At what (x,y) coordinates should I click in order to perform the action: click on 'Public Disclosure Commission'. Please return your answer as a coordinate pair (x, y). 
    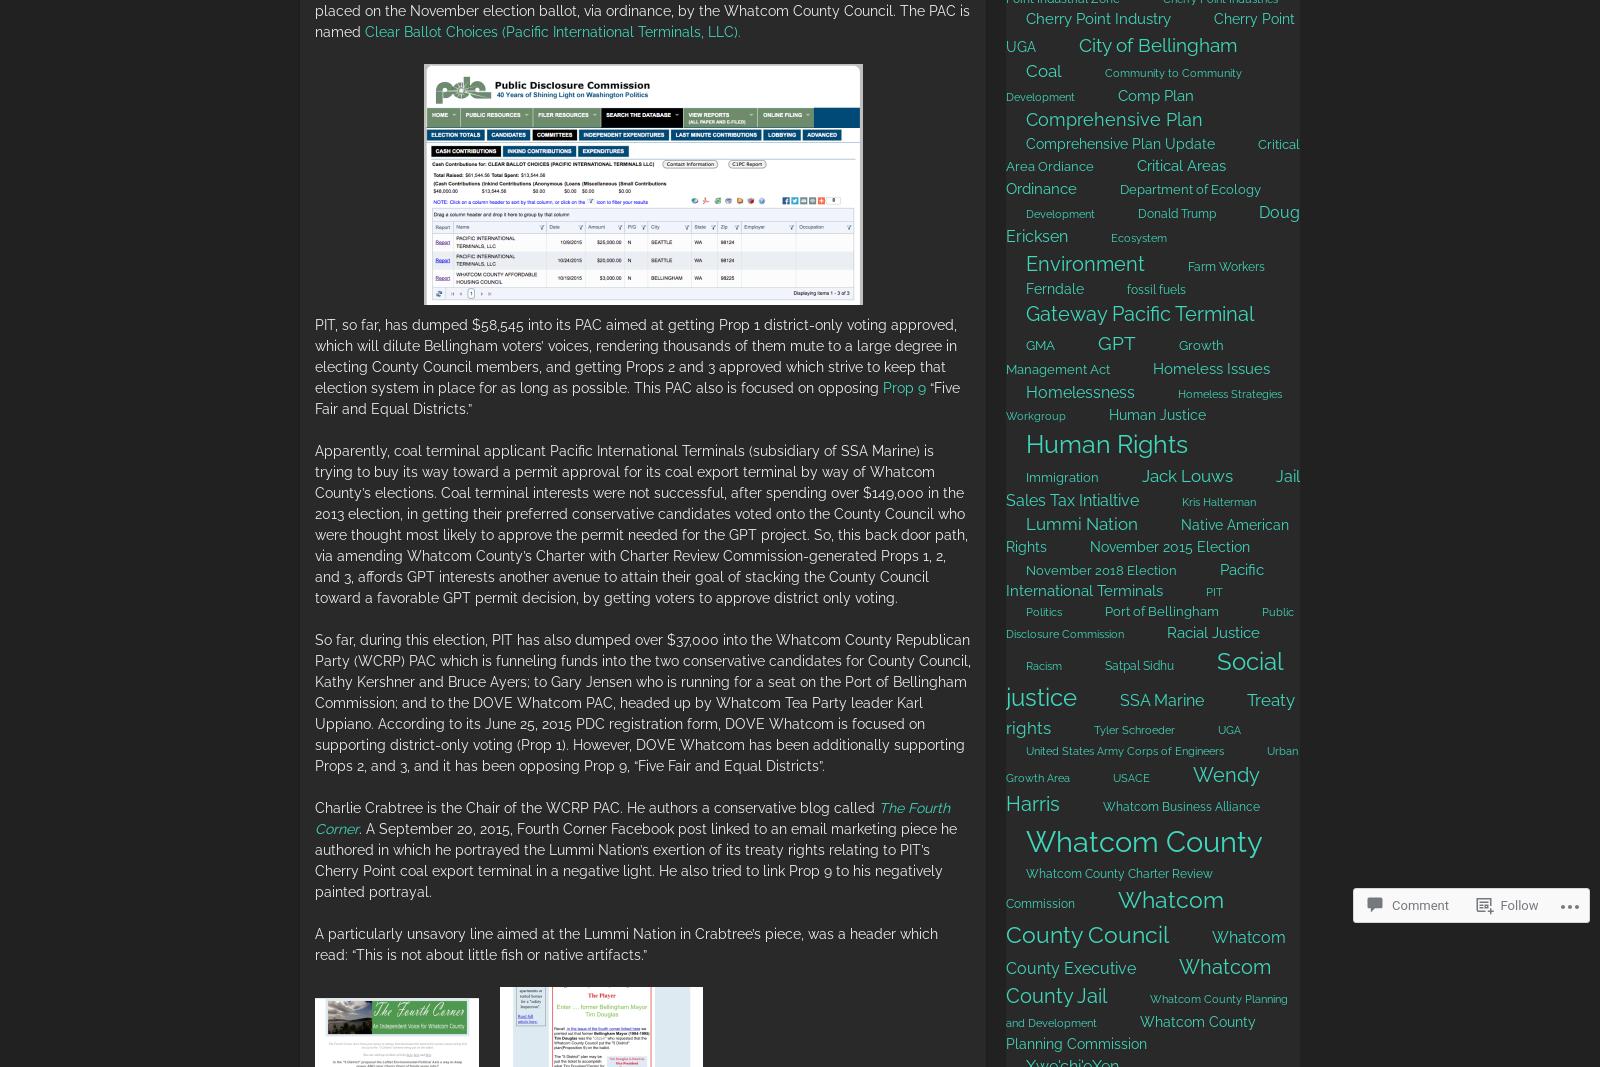
    Looking at the image, I should click on (1150, 623).